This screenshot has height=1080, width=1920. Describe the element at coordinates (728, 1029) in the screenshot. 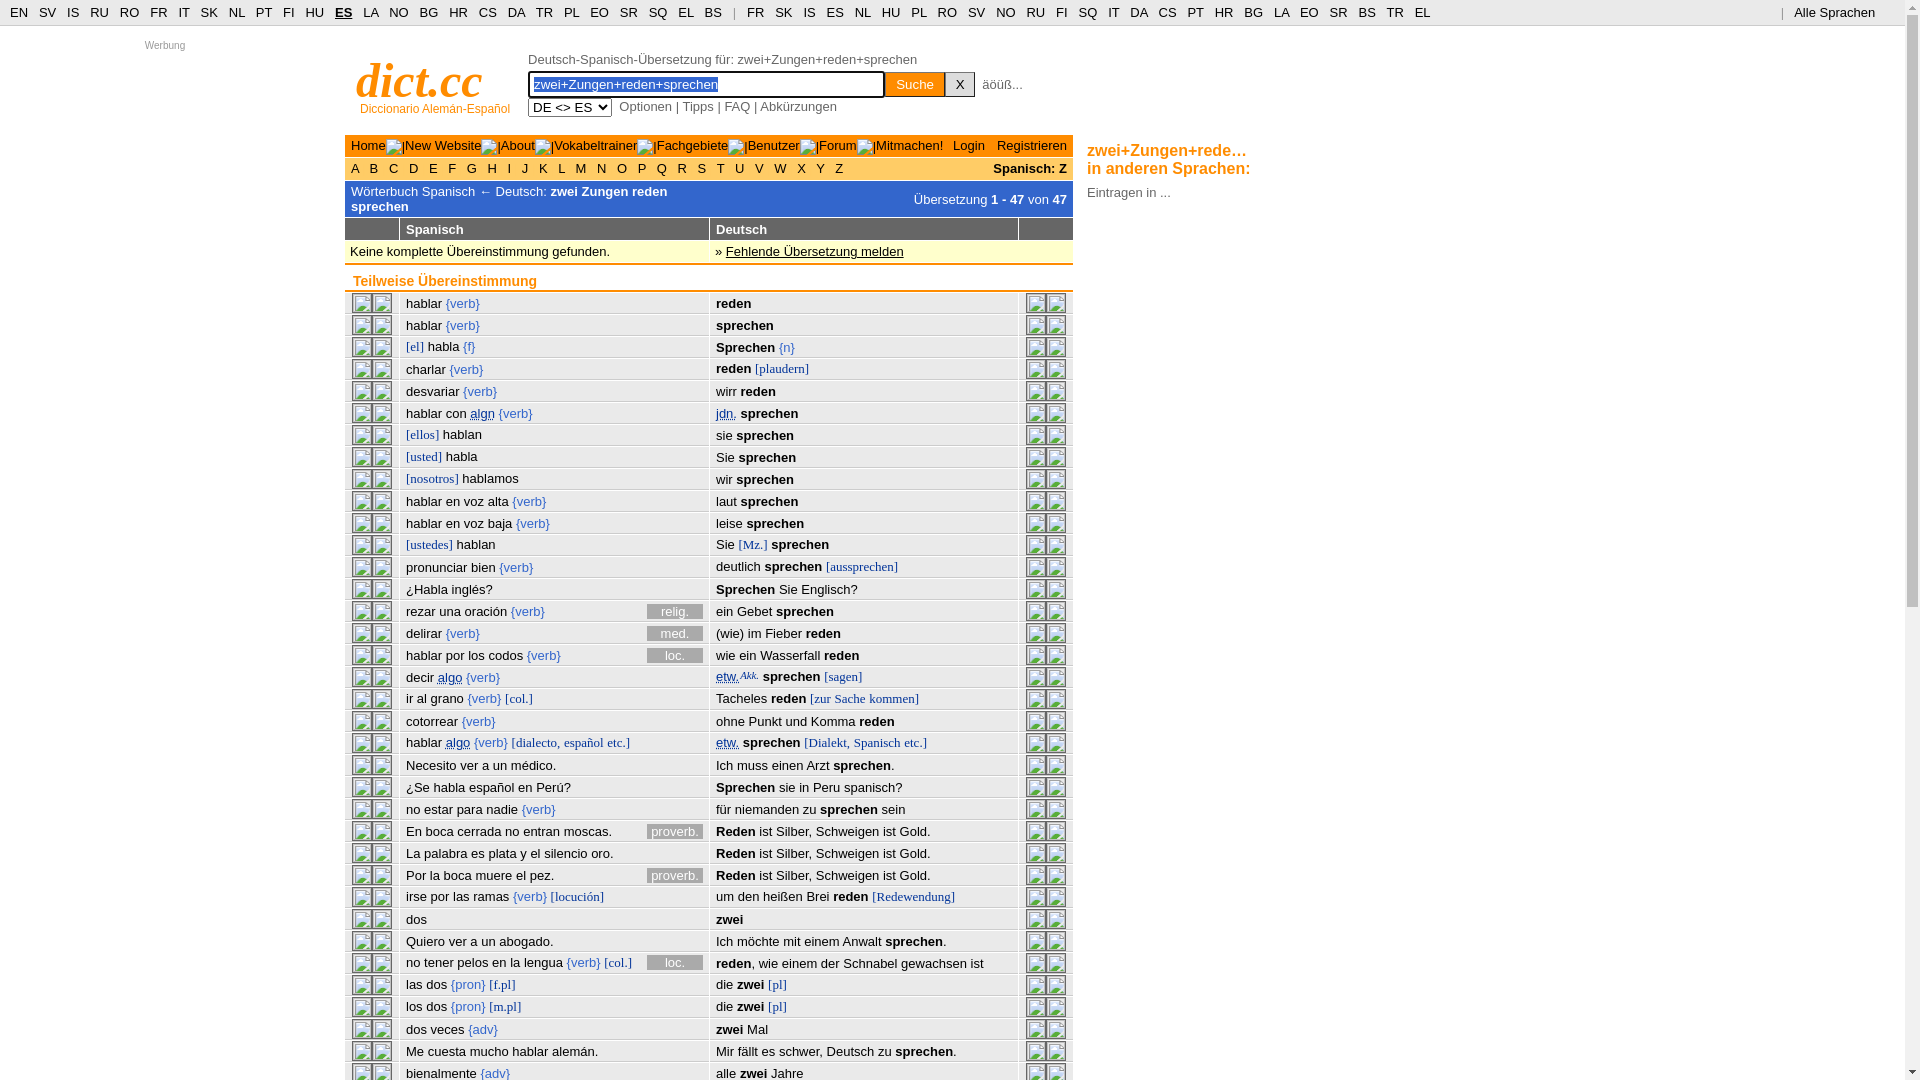

I see `'zwei'` at that location.